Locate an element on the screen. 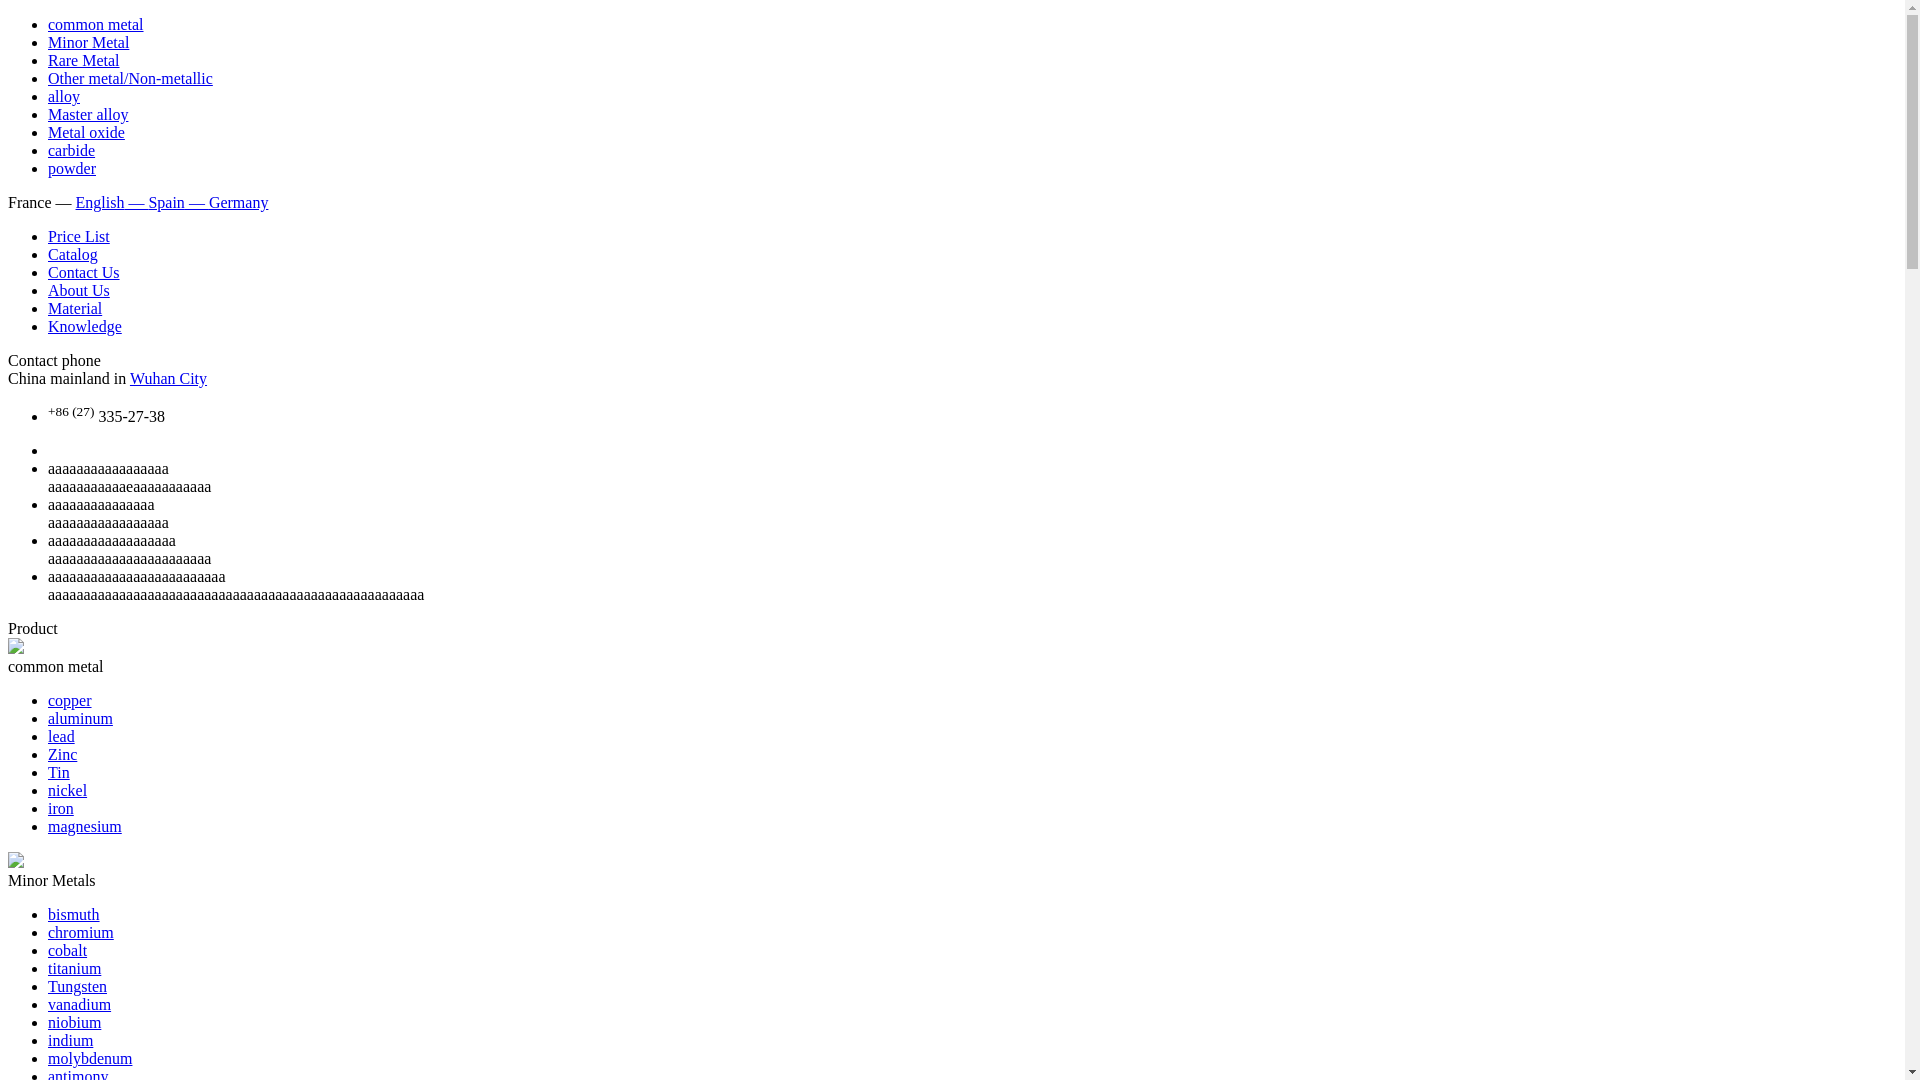 Image resolution: width=1920 pixels, height=1080 pixels. 'powder' is located at coordinates (48, 167).